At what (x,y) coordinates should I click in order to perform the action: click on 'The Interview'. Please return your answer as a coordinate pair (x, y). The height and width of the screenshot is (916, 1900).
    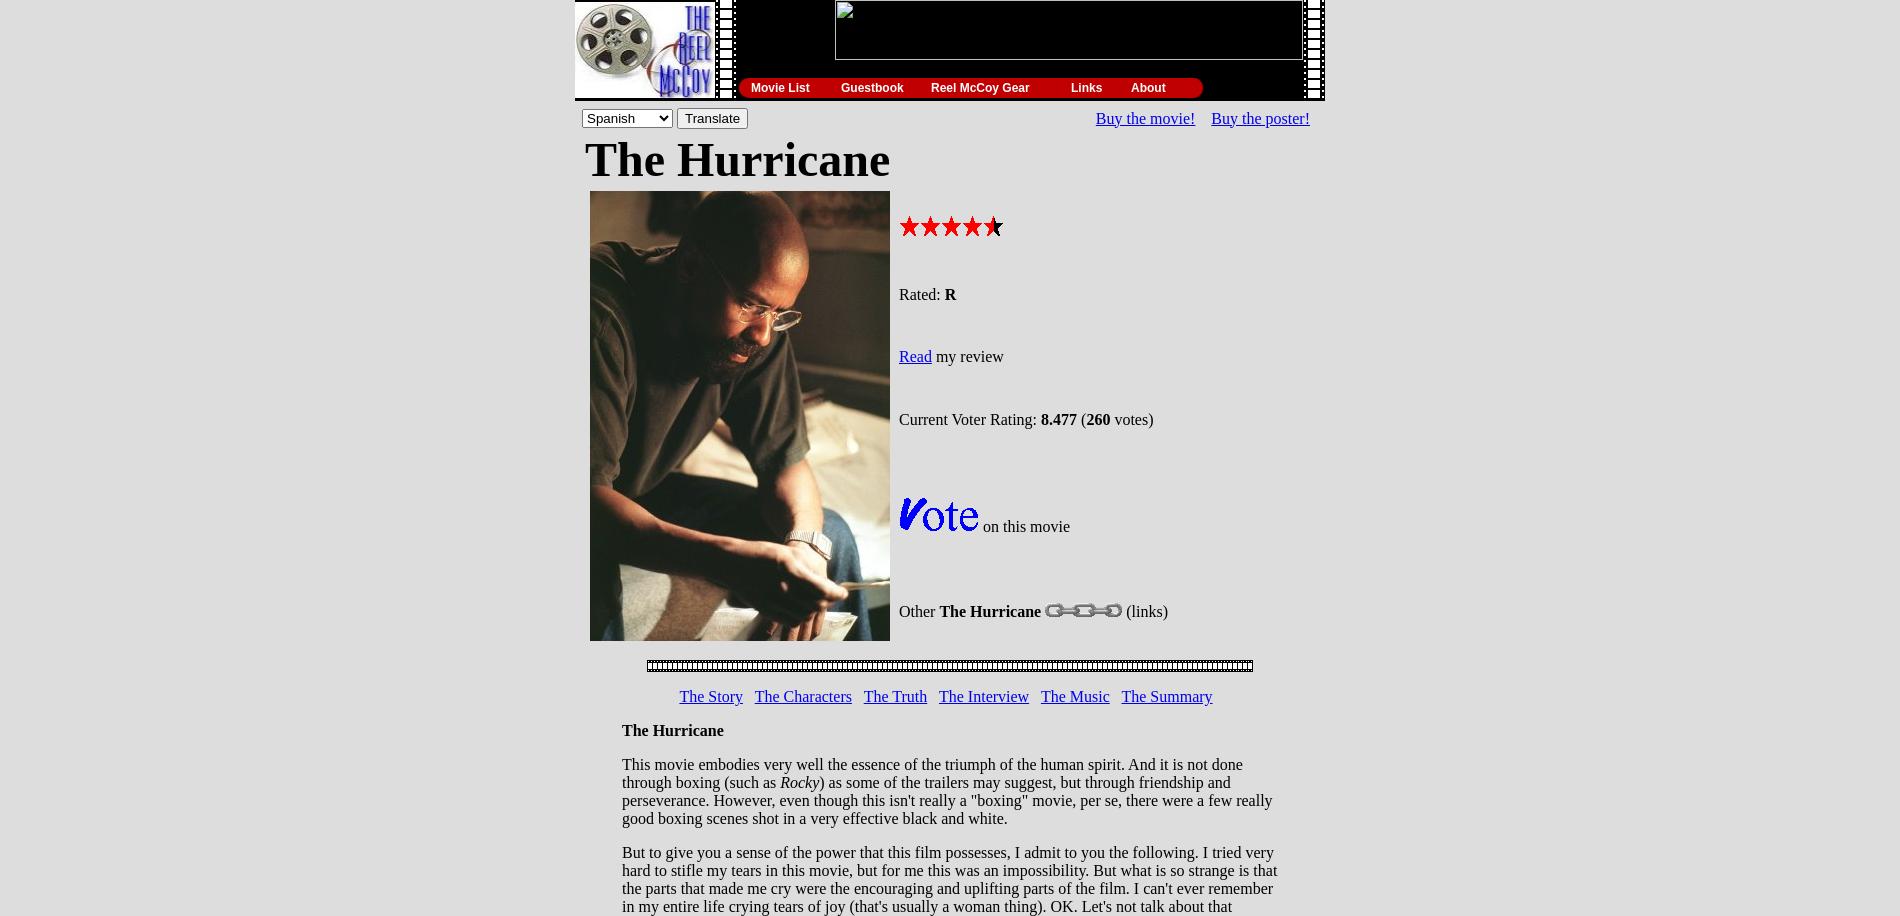
    Looking at the image, I should click on (983, 696).